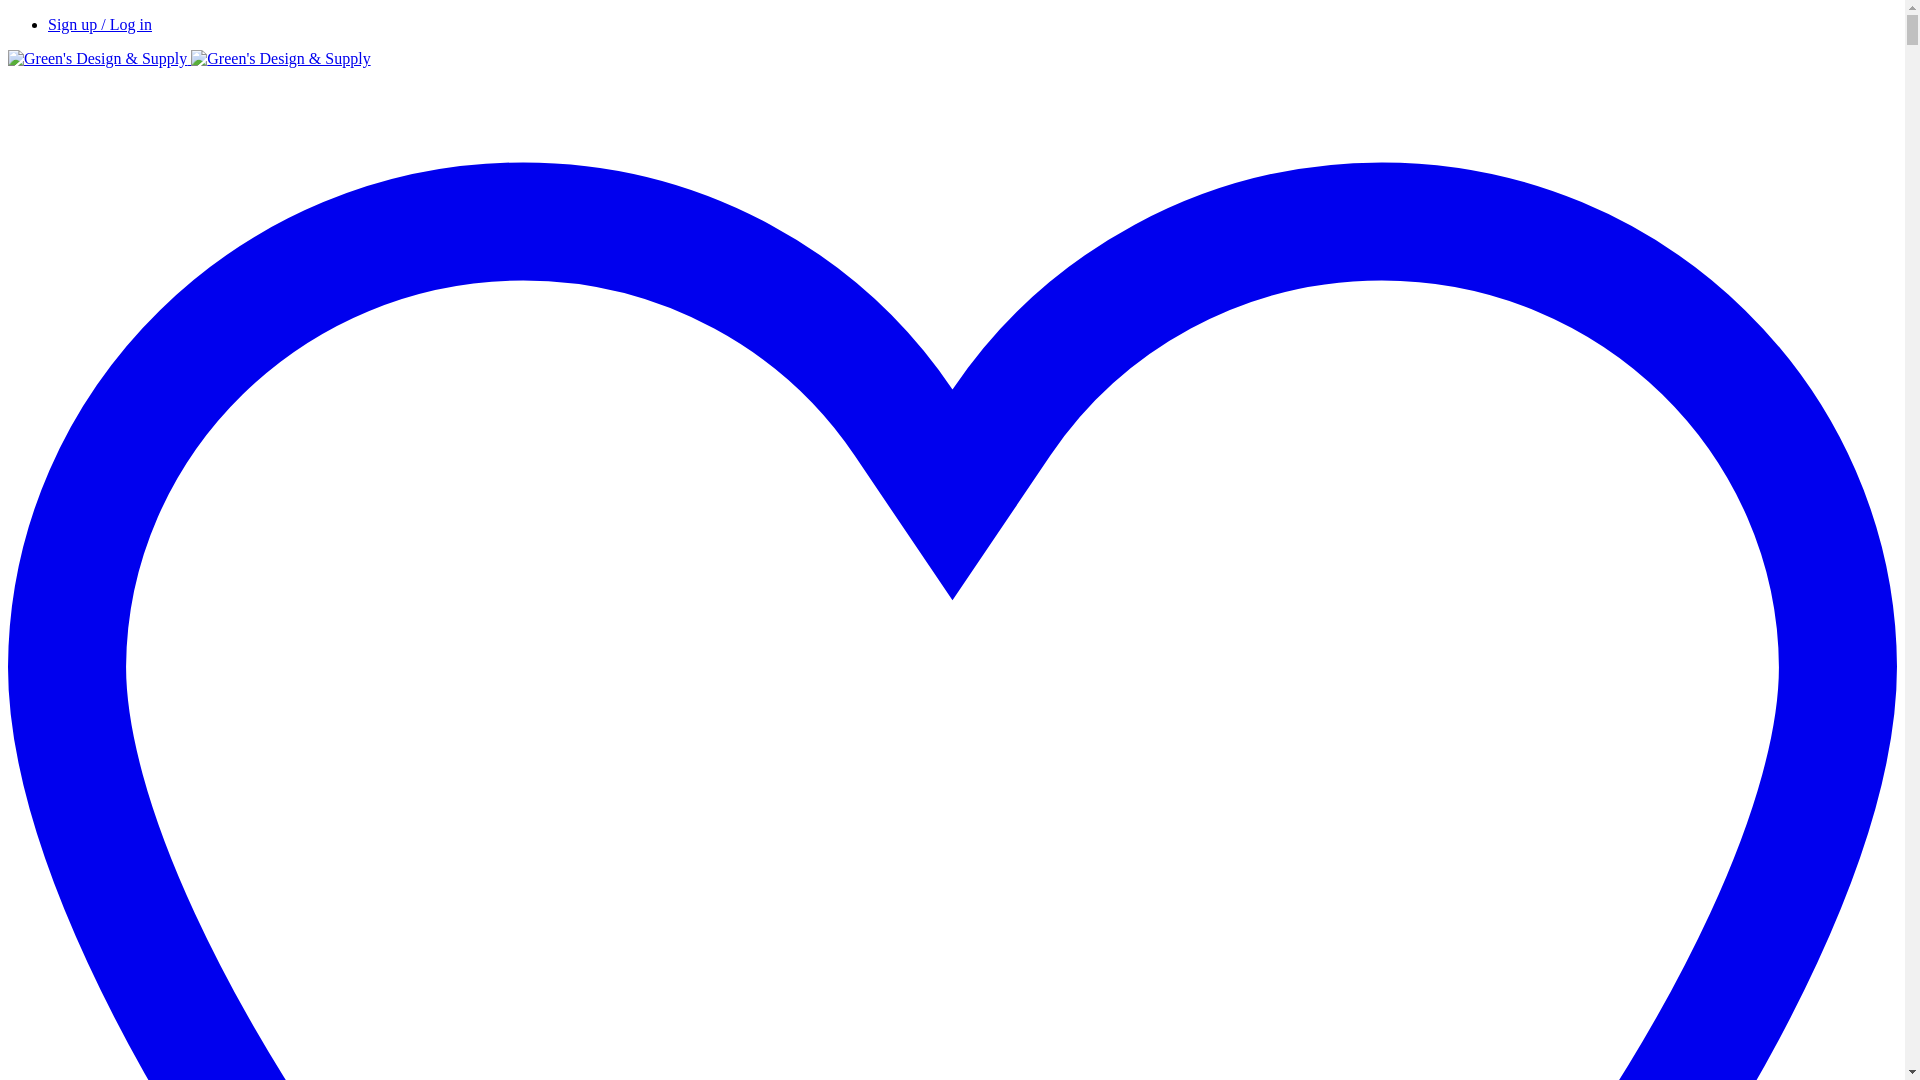 Image resolution: width=1920 pixels, height=1080 pixels. I want to click on 'Green's Design & Supply', so click(189, 57).